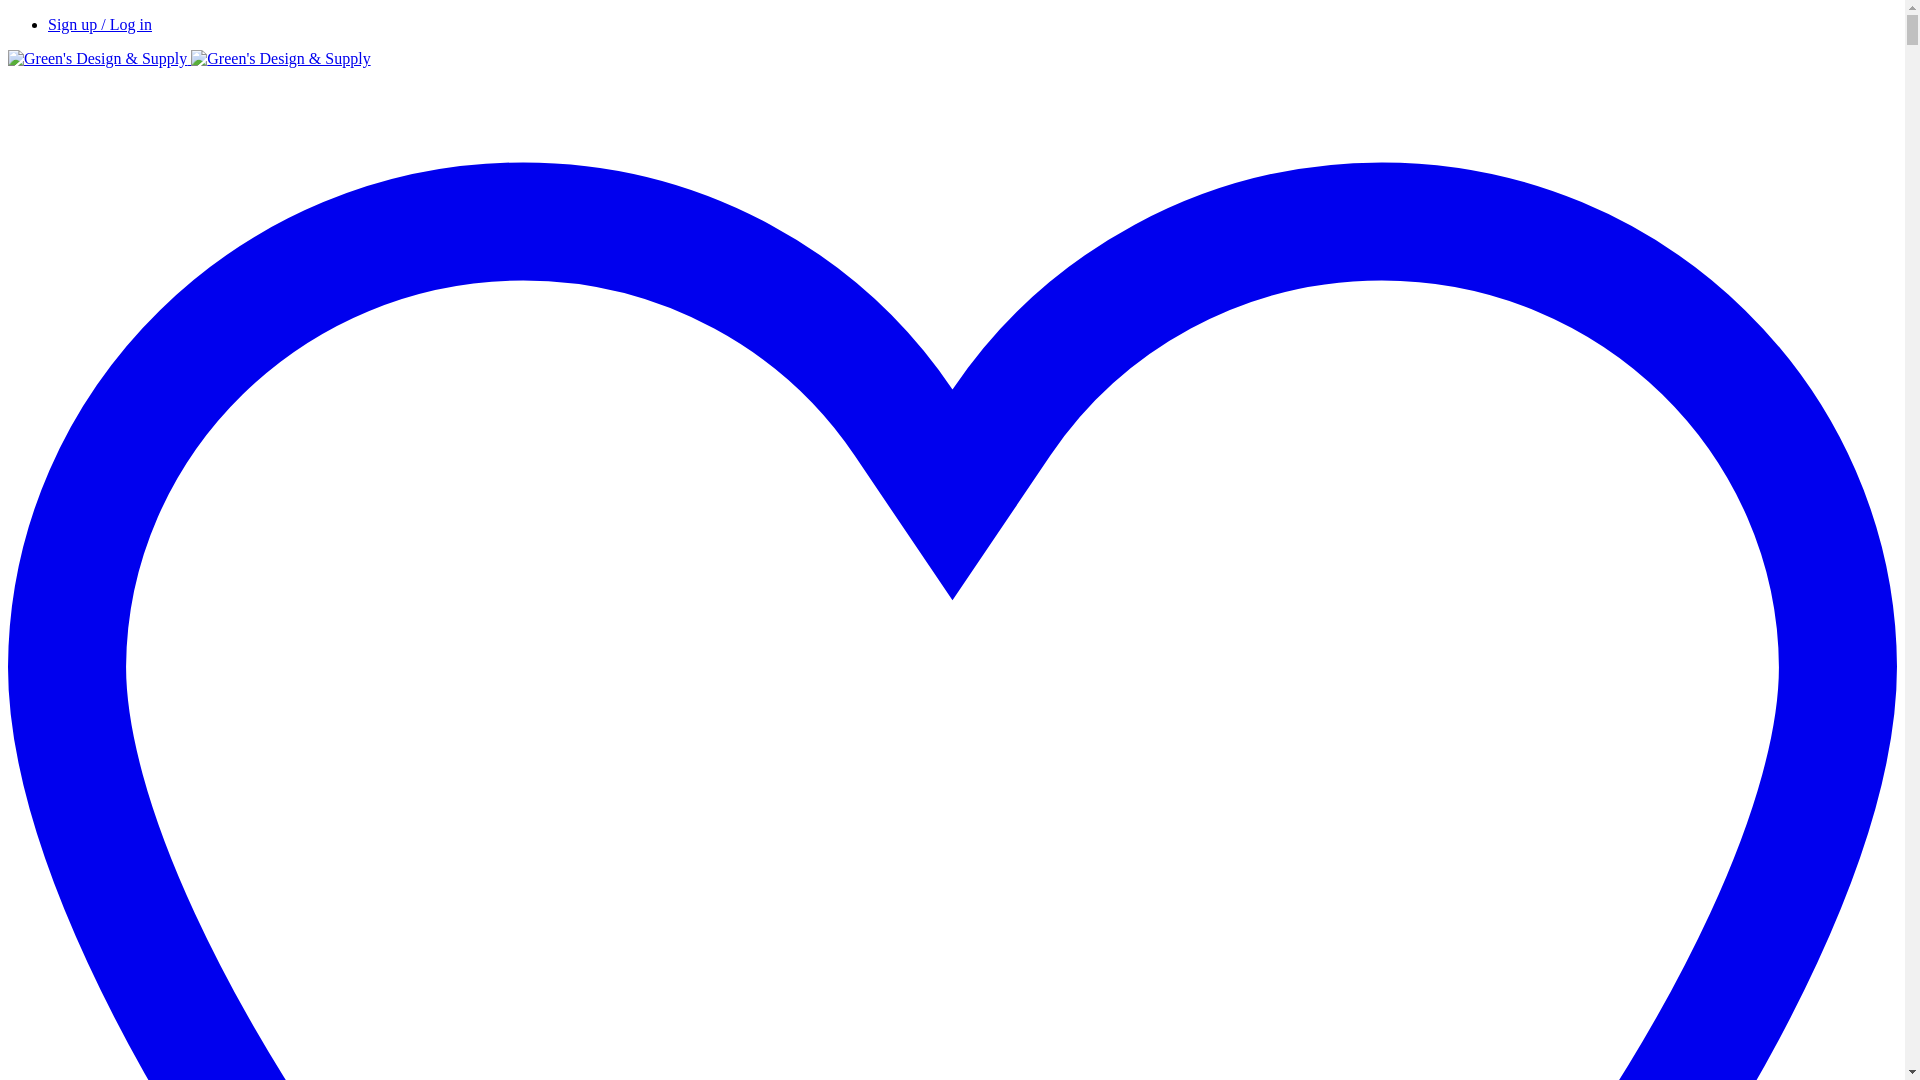 Image resolution: width=1920 pixels, height=1080 pixels. I want to click on 'Green's Design & Supply', so click(189, 57).